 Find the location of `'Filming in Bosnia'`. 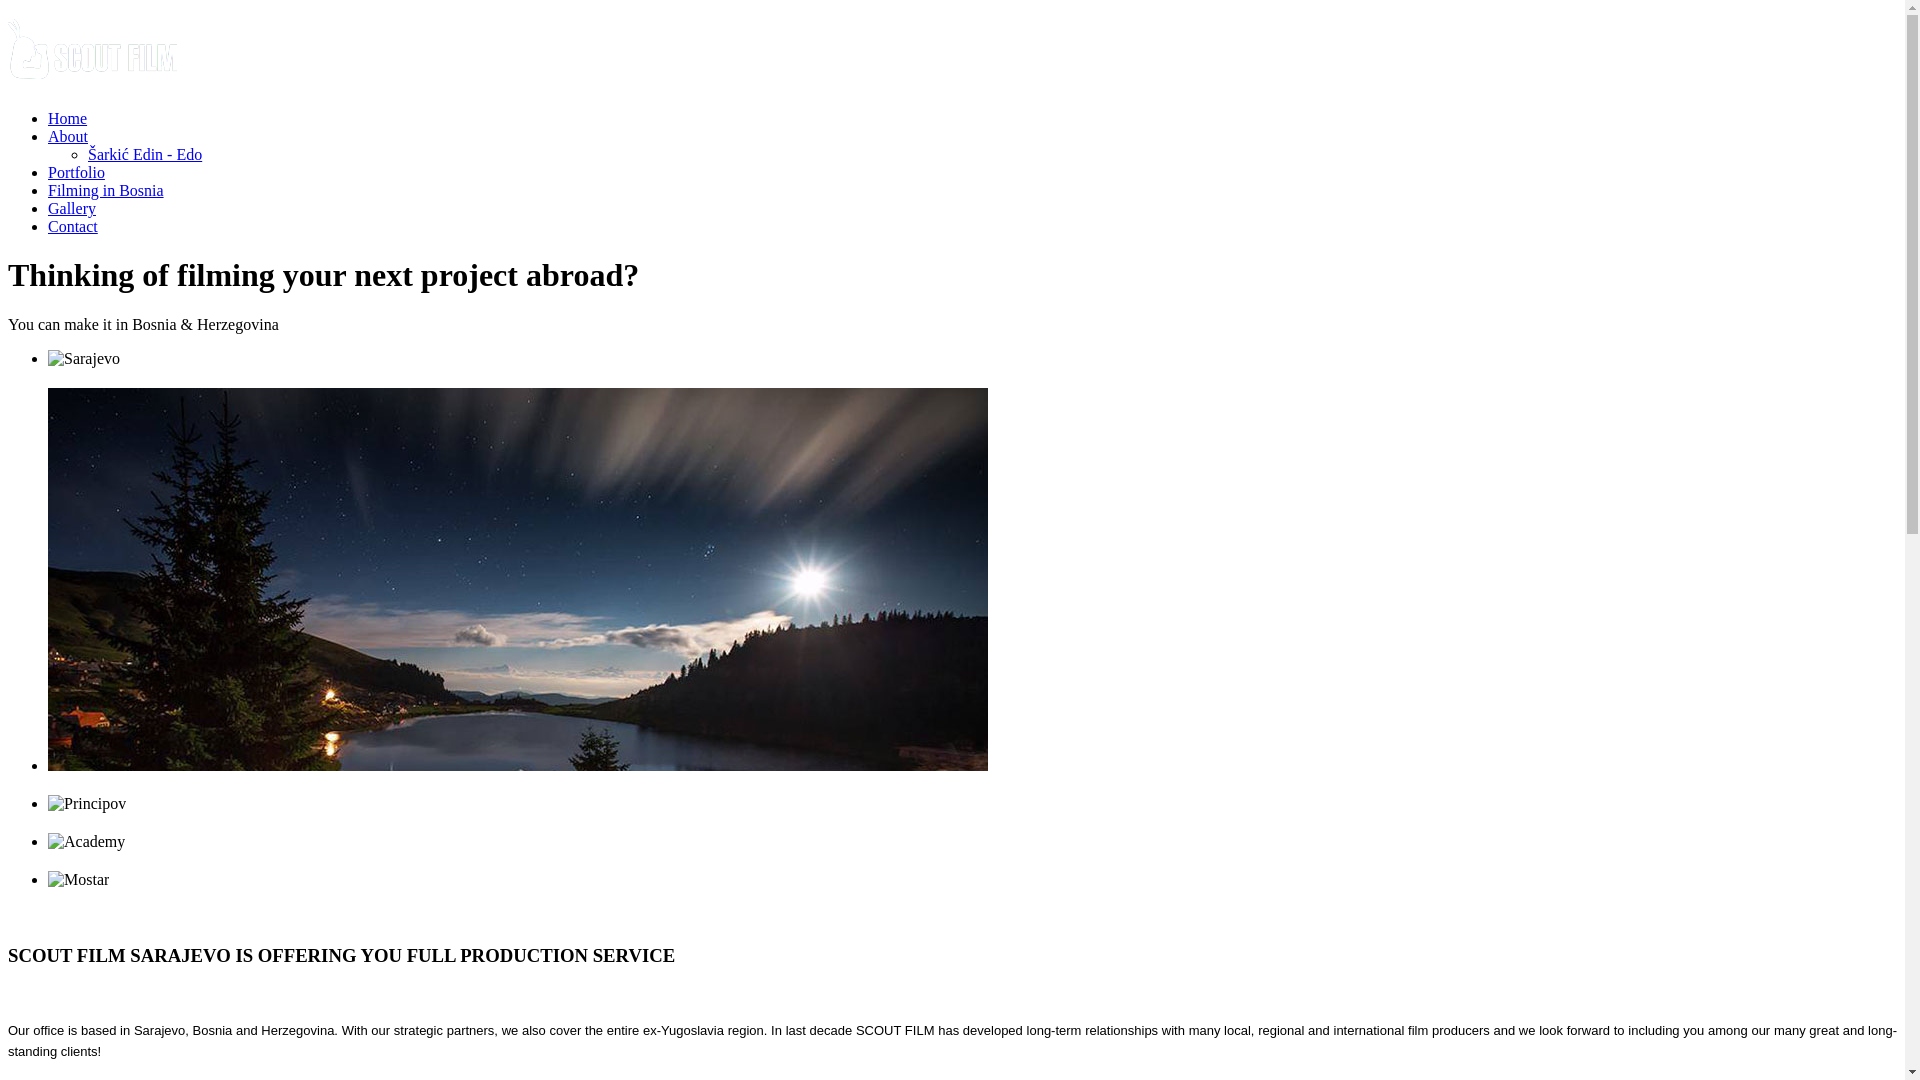

'Filming in Bosnia' is located at coordinates (104, 190).